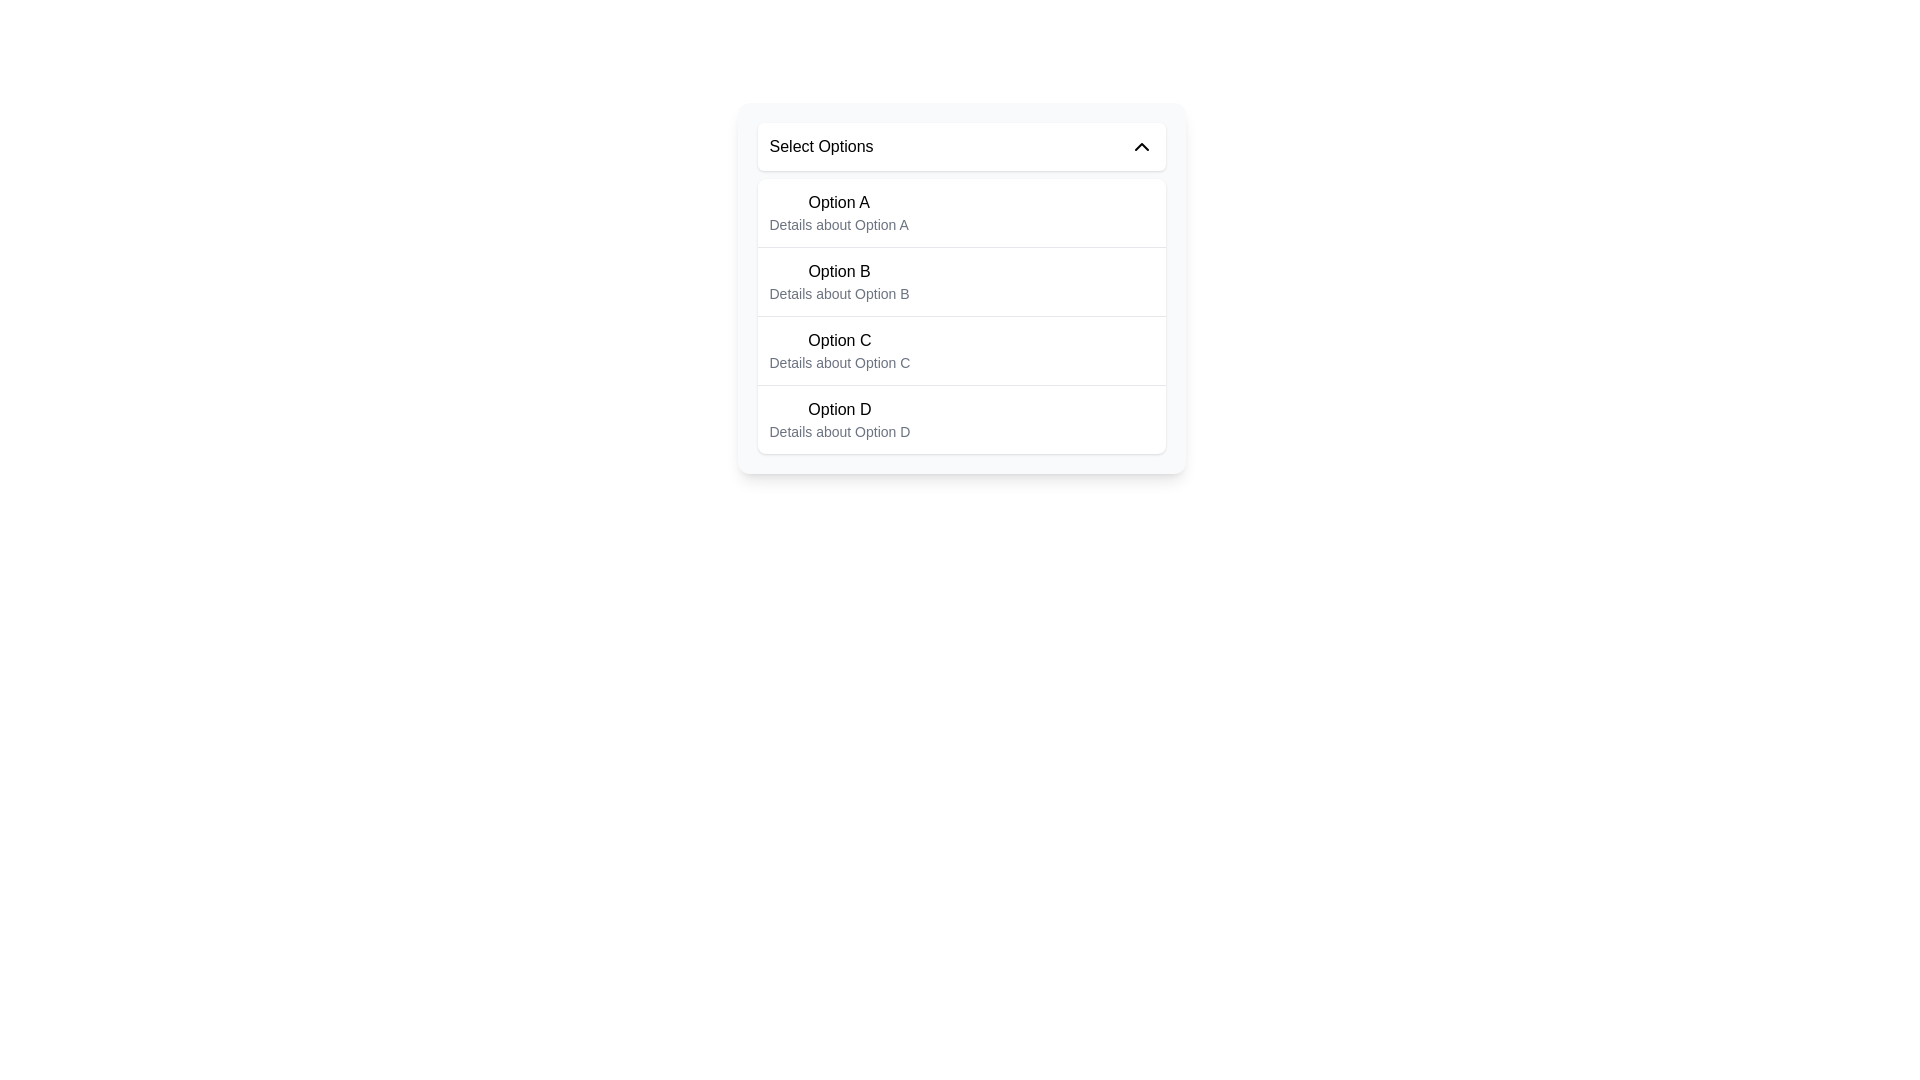 Image resolution: width=1920 pixels, height=1080 pixels. Describe the element at coordinates (839, 281) in the screenshot. I see `to select 'Option B' from the dropdown menu, which is the second option in the list under 'Select Options'` at that location.